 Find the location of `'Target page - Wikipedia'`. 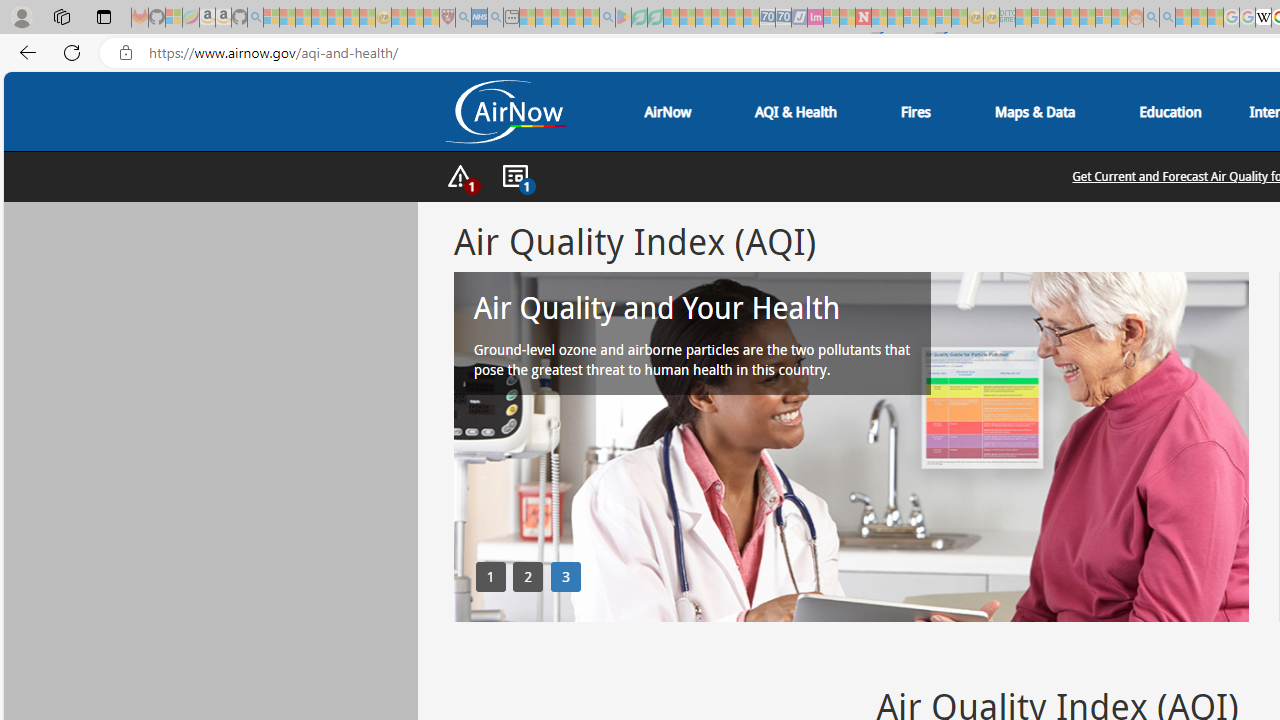

'Target page - Wikipedia' is located at coordinates (1262, 17).